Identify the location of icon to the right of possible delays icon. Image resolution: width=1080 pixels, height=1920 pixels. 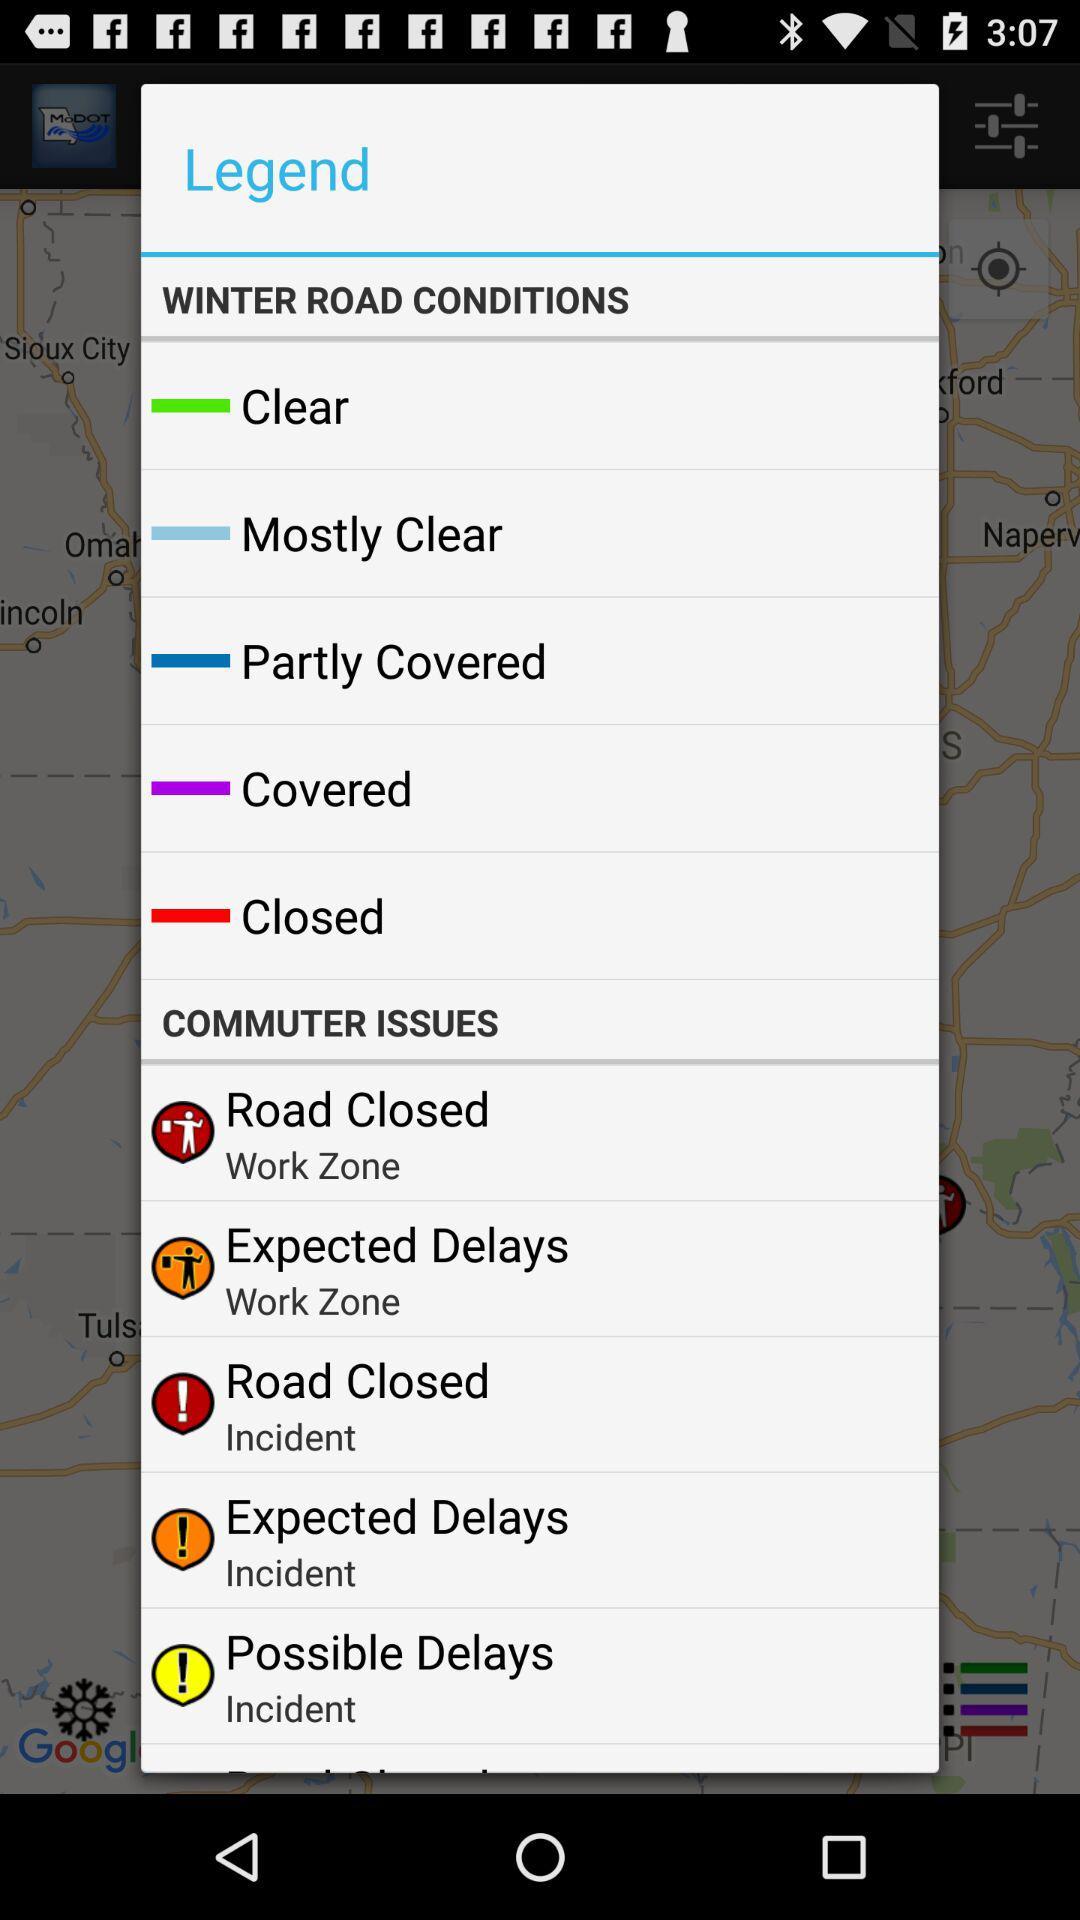
(874, 1675).